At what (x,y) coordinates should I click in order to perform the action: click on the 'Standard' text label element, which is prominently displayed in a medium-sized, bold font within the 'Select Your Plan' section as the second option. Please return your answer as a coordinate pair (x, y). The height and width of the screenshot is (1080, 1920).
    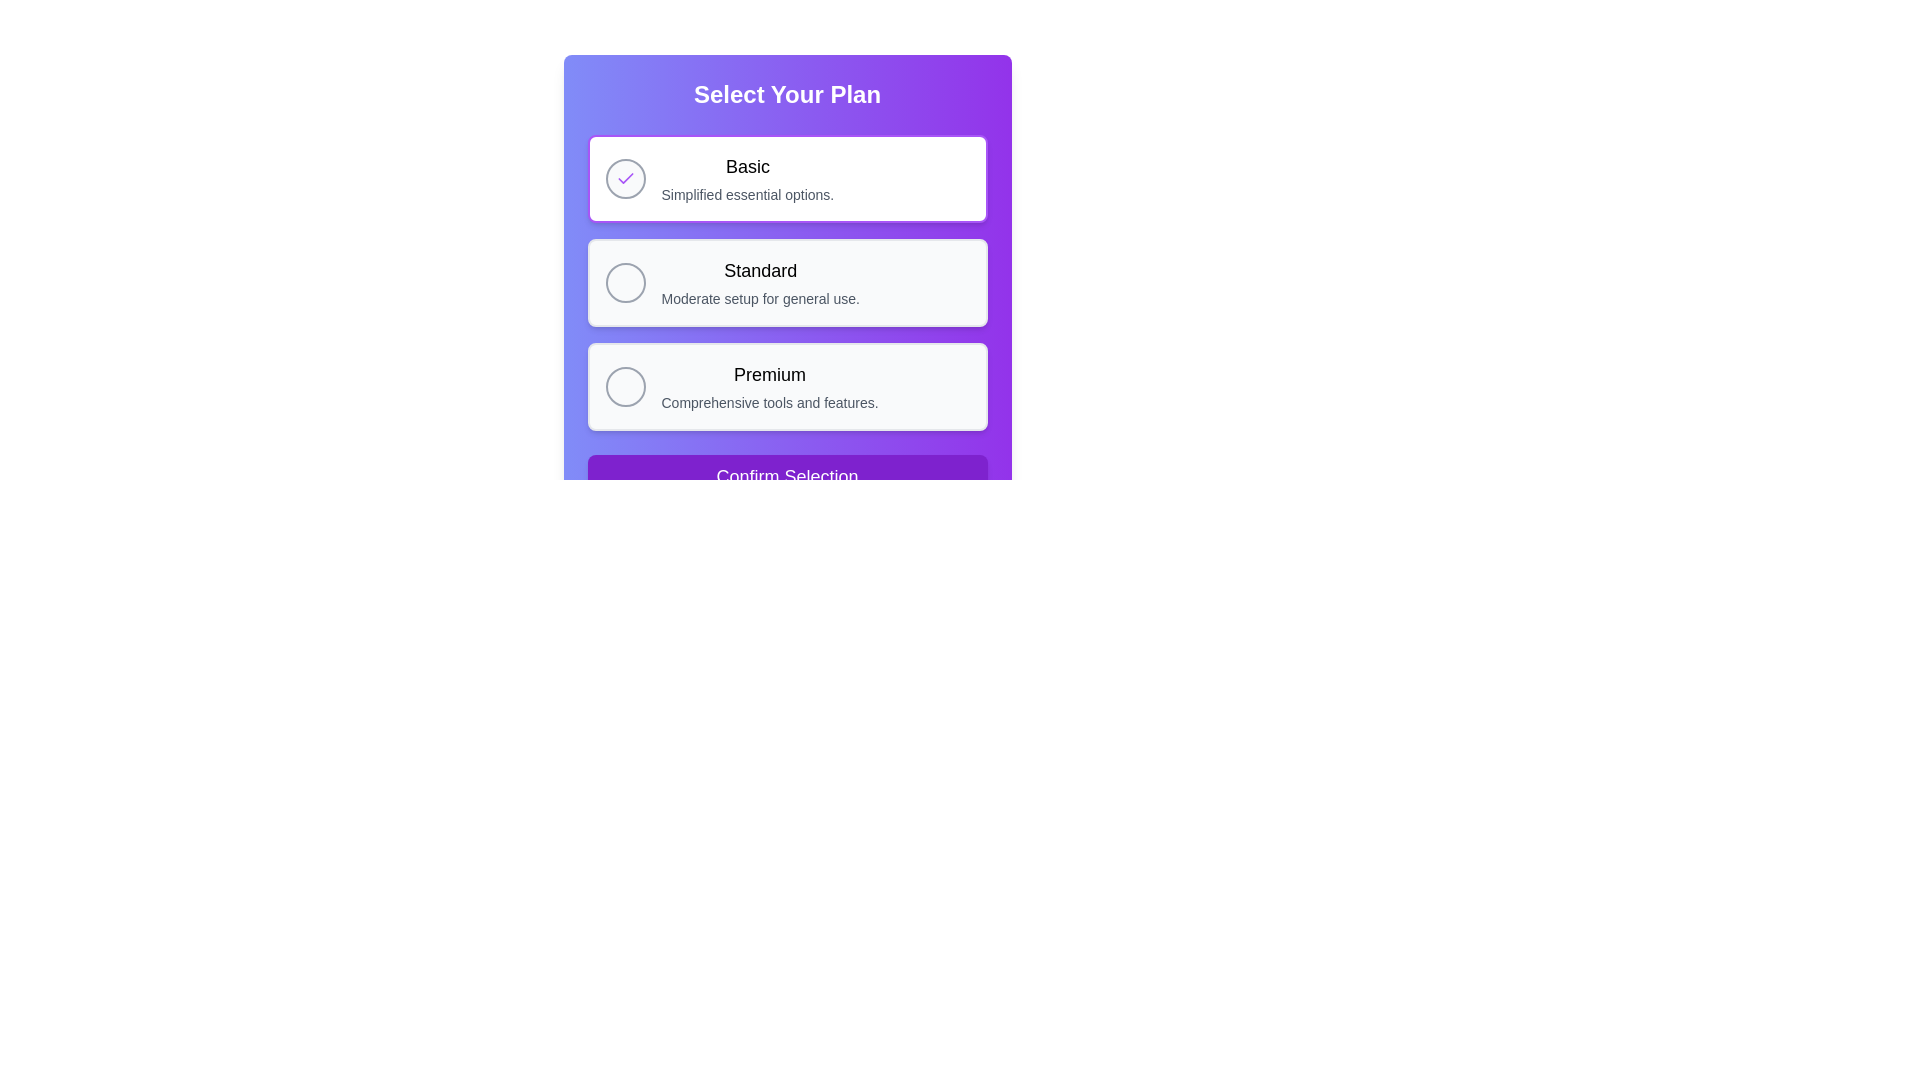
    Looking at the image, I should click on (759, 270).